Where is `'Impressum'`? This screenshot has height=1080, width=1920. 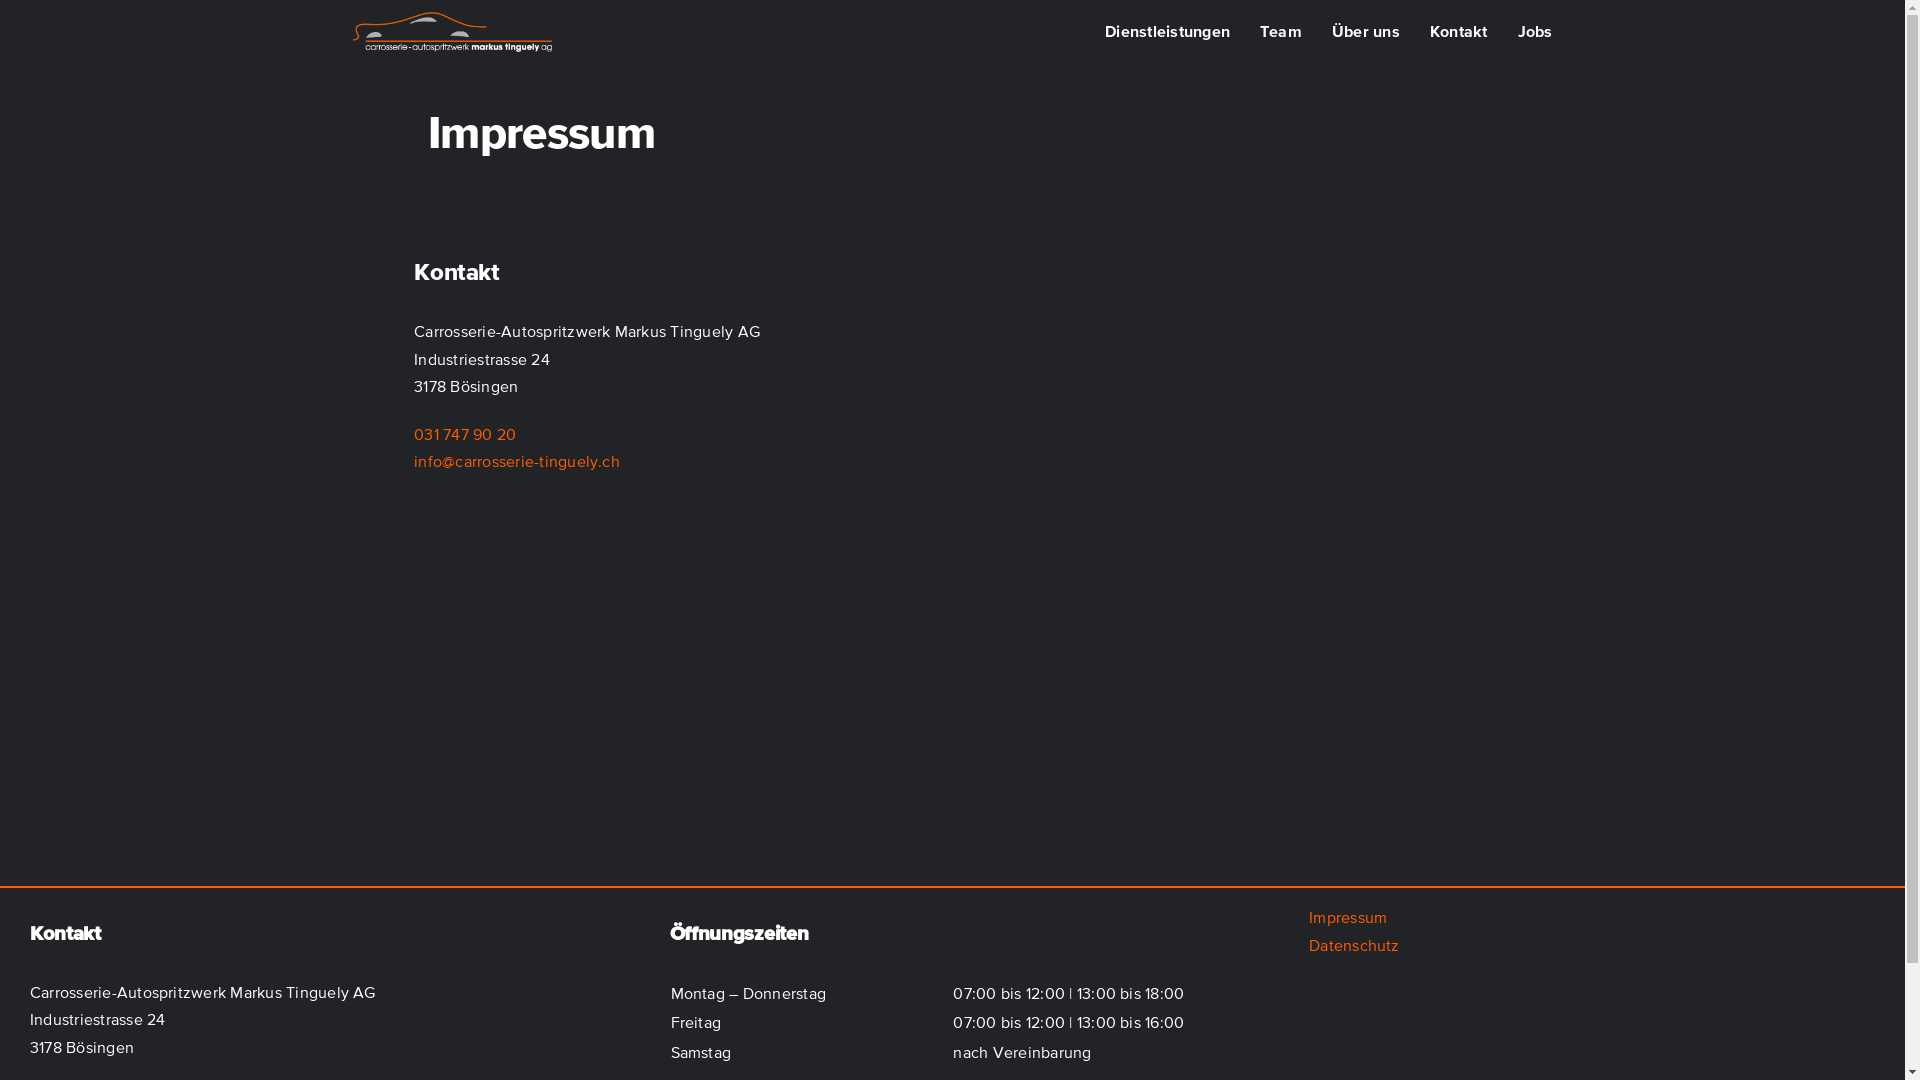 'Impressum' is located at coordinates (1348, 917).